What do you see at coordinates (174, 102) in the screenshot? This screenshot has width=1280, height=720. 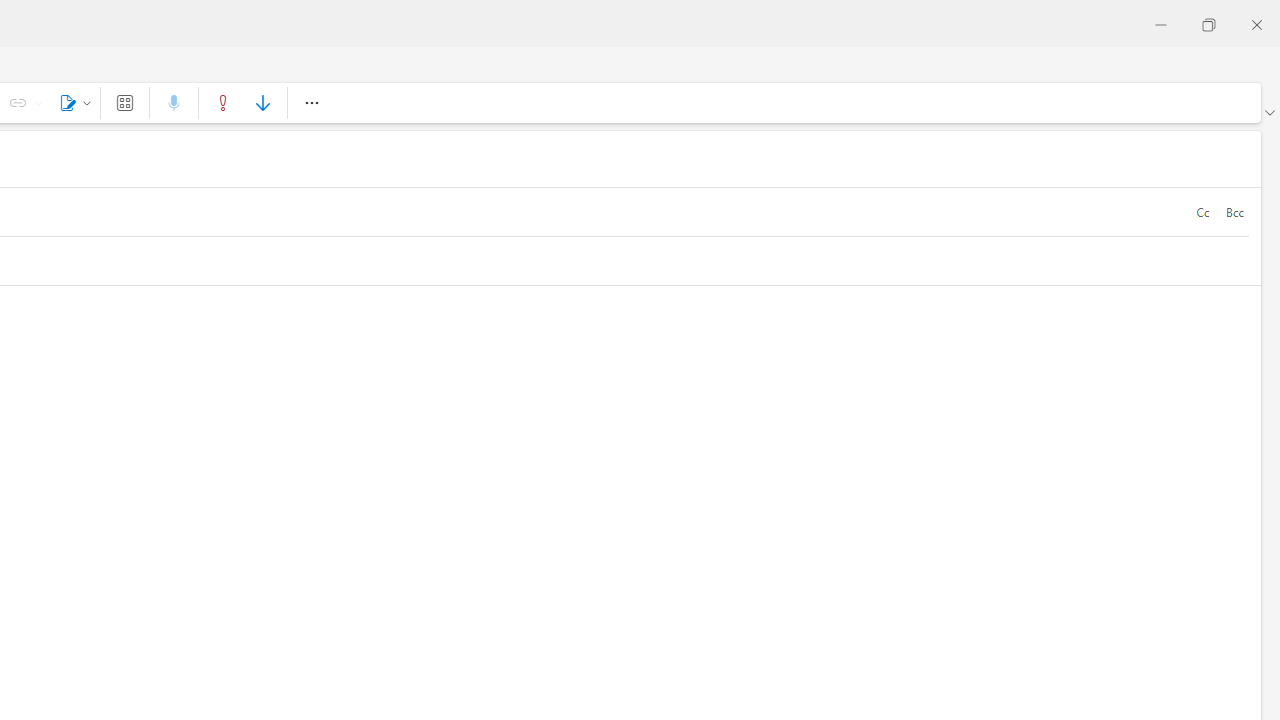 I see `'Dictate'` at bounding box center [174, 102].